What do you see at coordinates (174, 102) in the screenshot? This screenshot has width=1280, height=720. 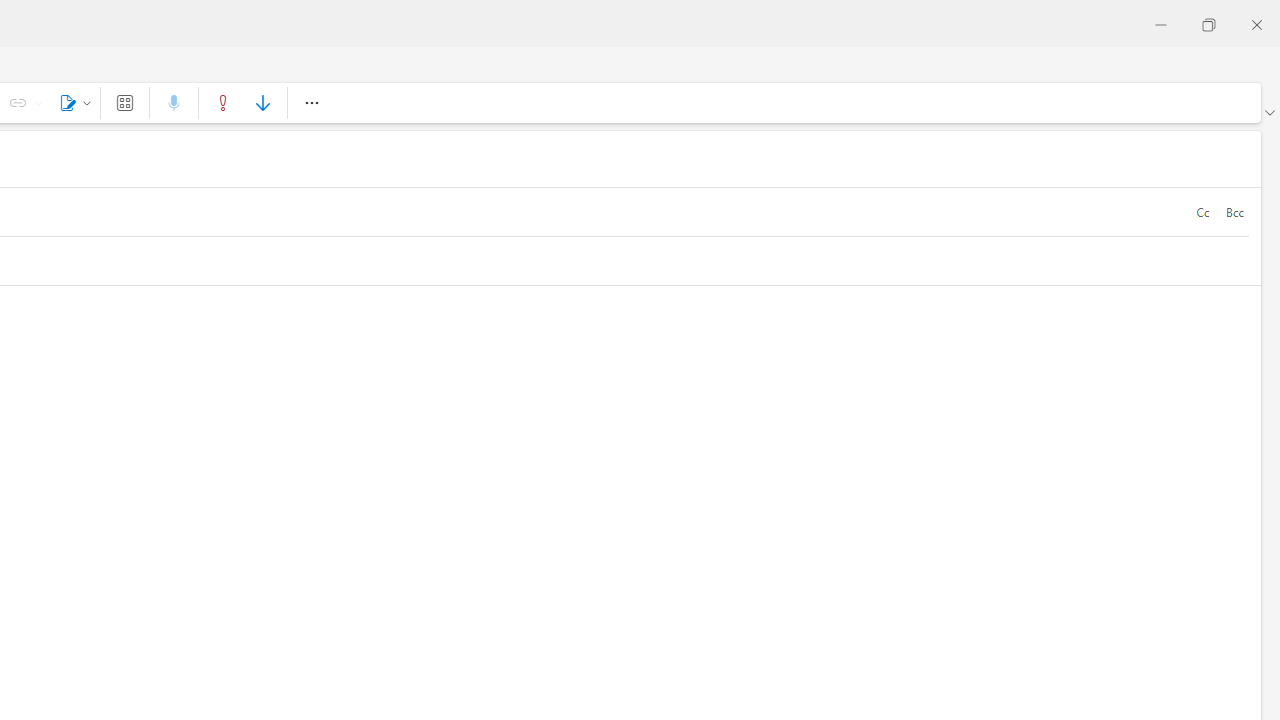 I see `'Dictate'` at bounding box center [174, 102].